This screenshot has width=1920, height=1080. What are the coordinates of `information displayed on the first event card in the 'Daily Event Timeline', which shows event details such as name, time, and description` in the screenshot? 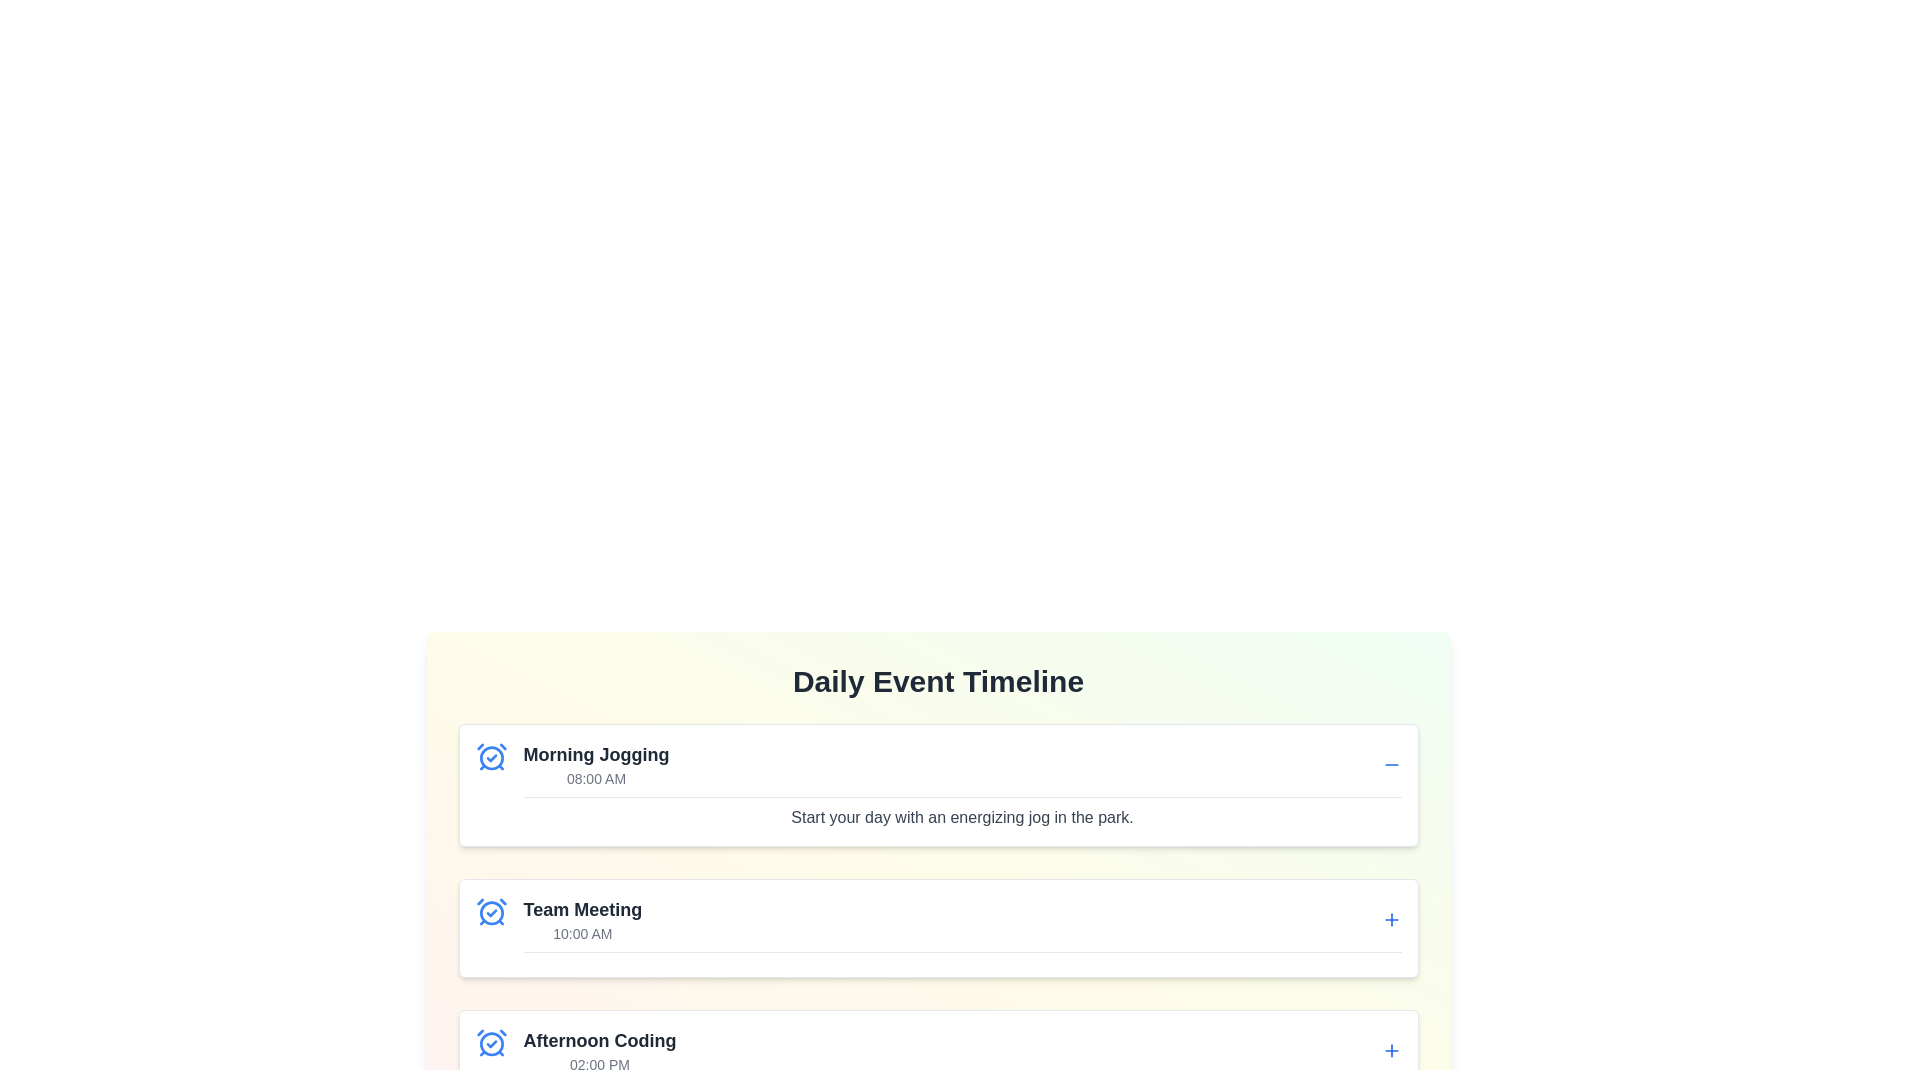 It's located at (937, 784).